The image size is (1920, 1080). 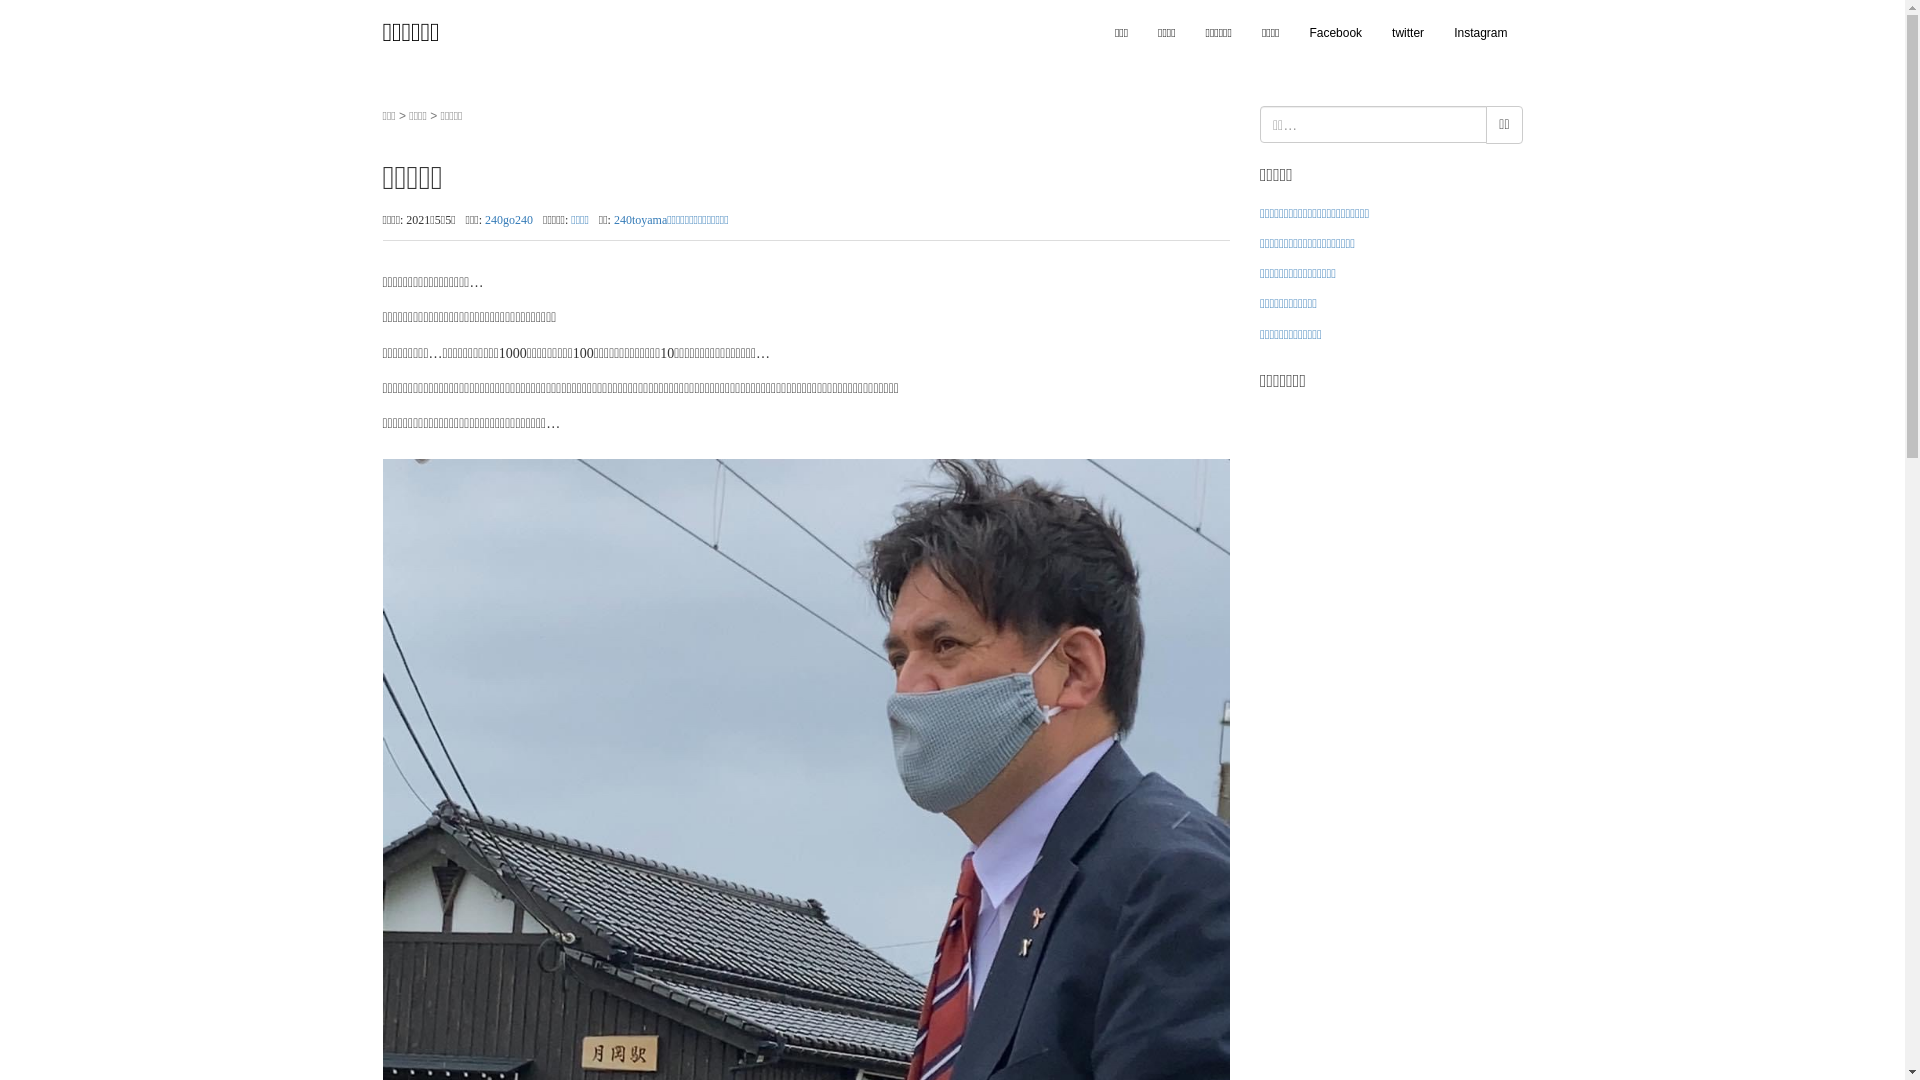 What do you see at coordinates (484, 219) in the screenshot?
I see `'240go240'` at bounding box center [484, 219].